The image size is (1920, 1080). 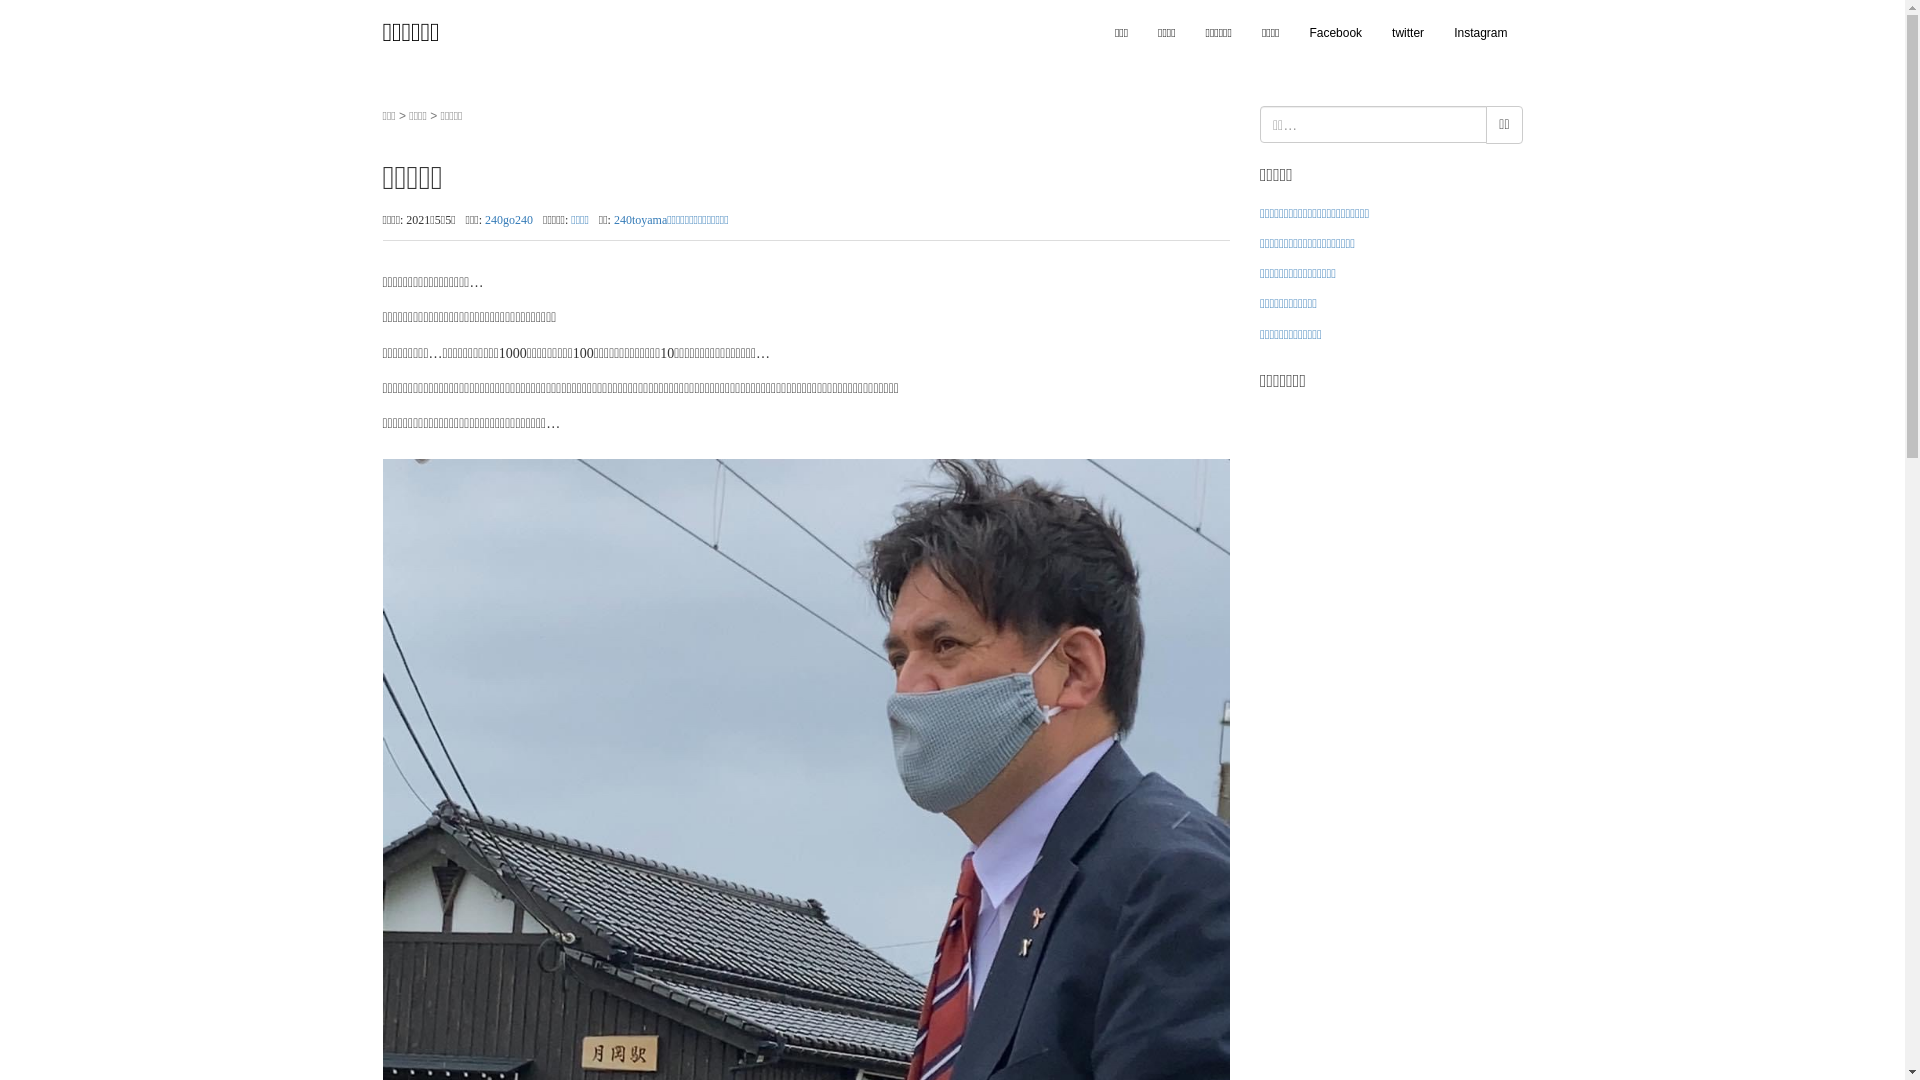 What do you see at coordinates (484, 219) in the screenshot?
I see `'240go240'` at bounding box center [484, 219].